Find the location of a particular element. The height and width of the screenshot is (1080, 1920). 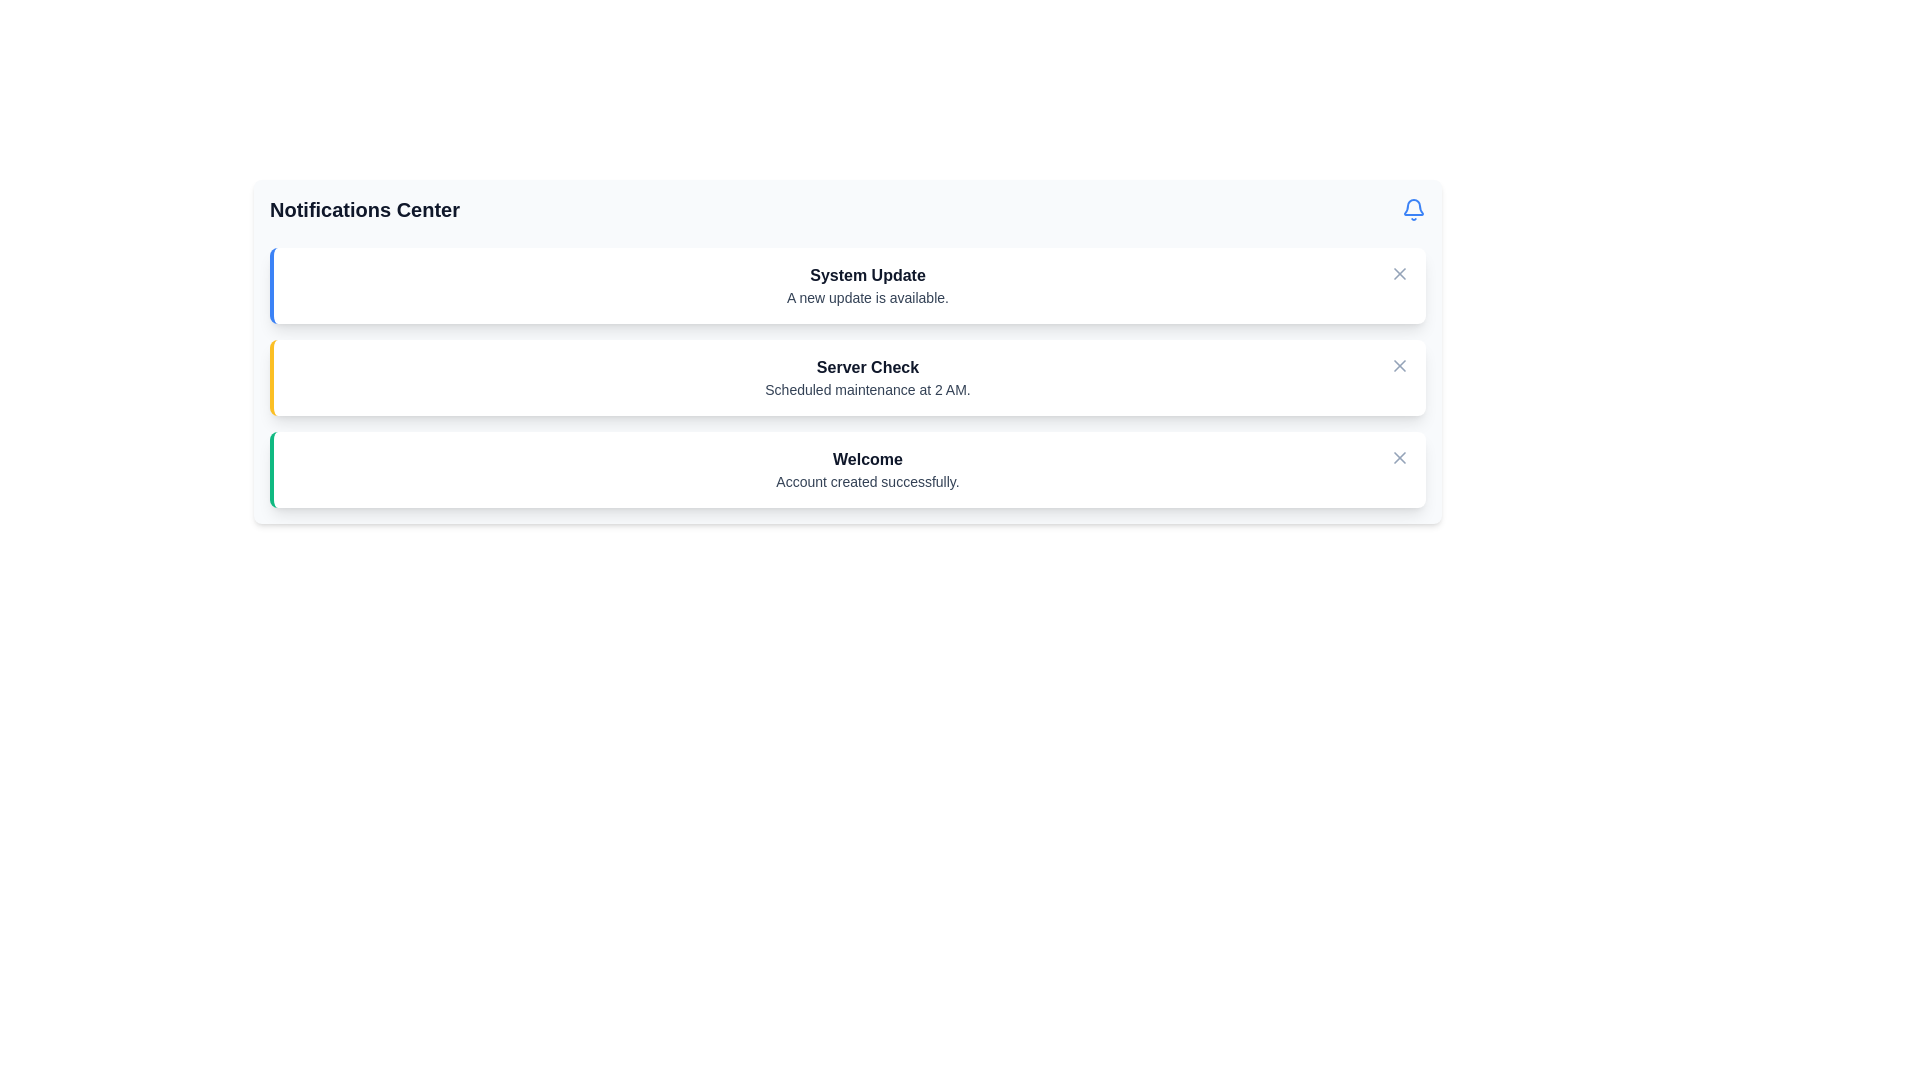

the bold-styled text labeled 'System Update' in dark slate color, located at the top of the notification list is located at coordinates (868, 276).